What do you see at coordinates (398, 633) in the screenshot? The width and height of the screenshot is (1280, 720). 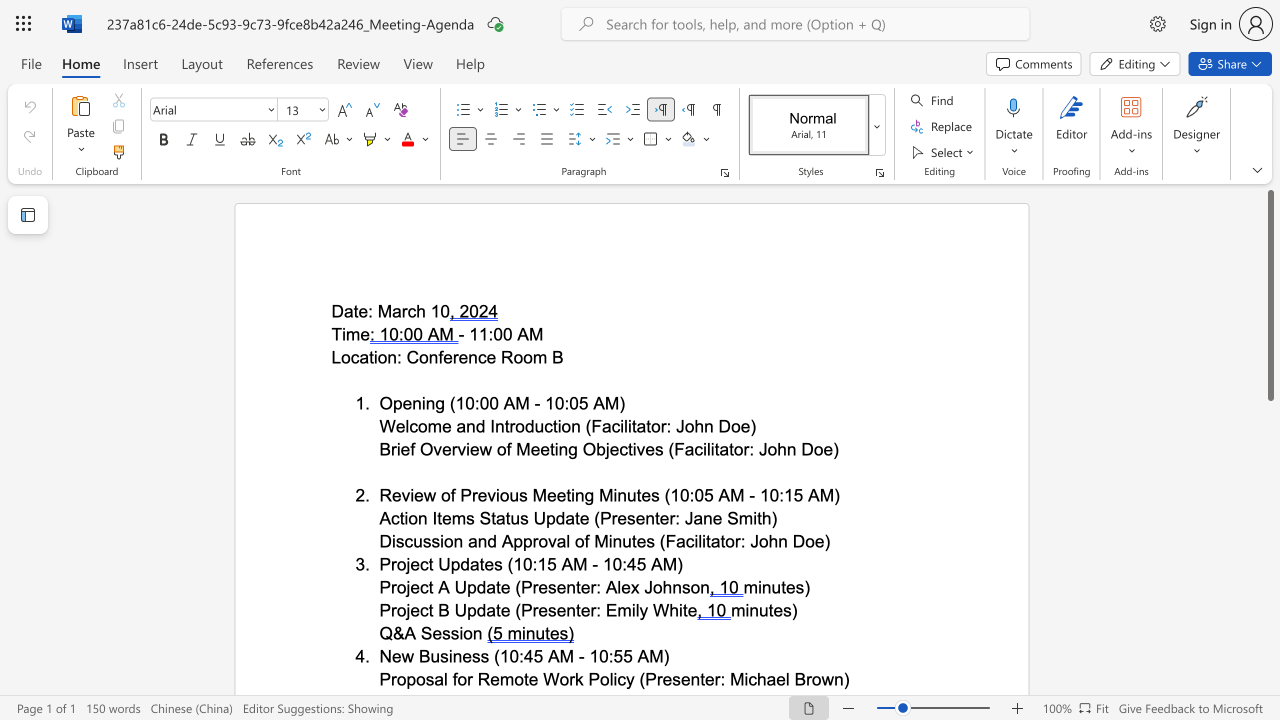 I see `the 1th character "&" in the text` at bounding box center [398, 633].